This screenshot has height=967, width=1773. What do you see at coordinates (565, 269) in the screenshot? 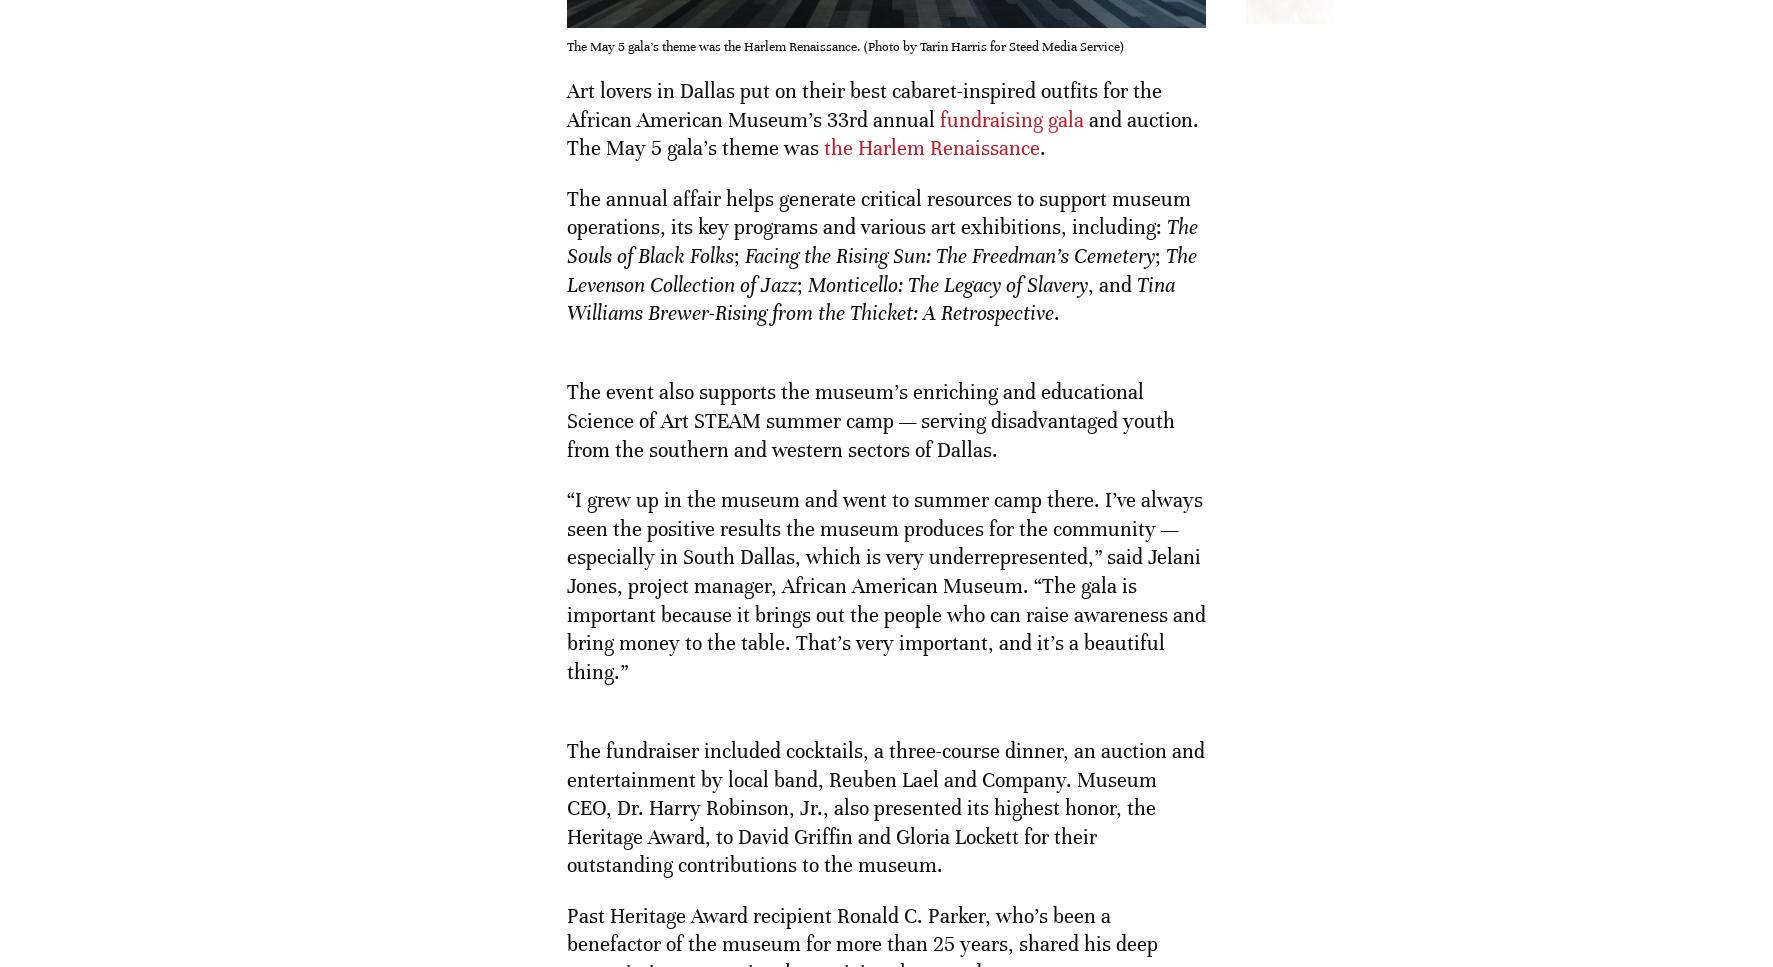
I see `'The Levenson Collection of Jazz'` at bounding box center [565, 269].